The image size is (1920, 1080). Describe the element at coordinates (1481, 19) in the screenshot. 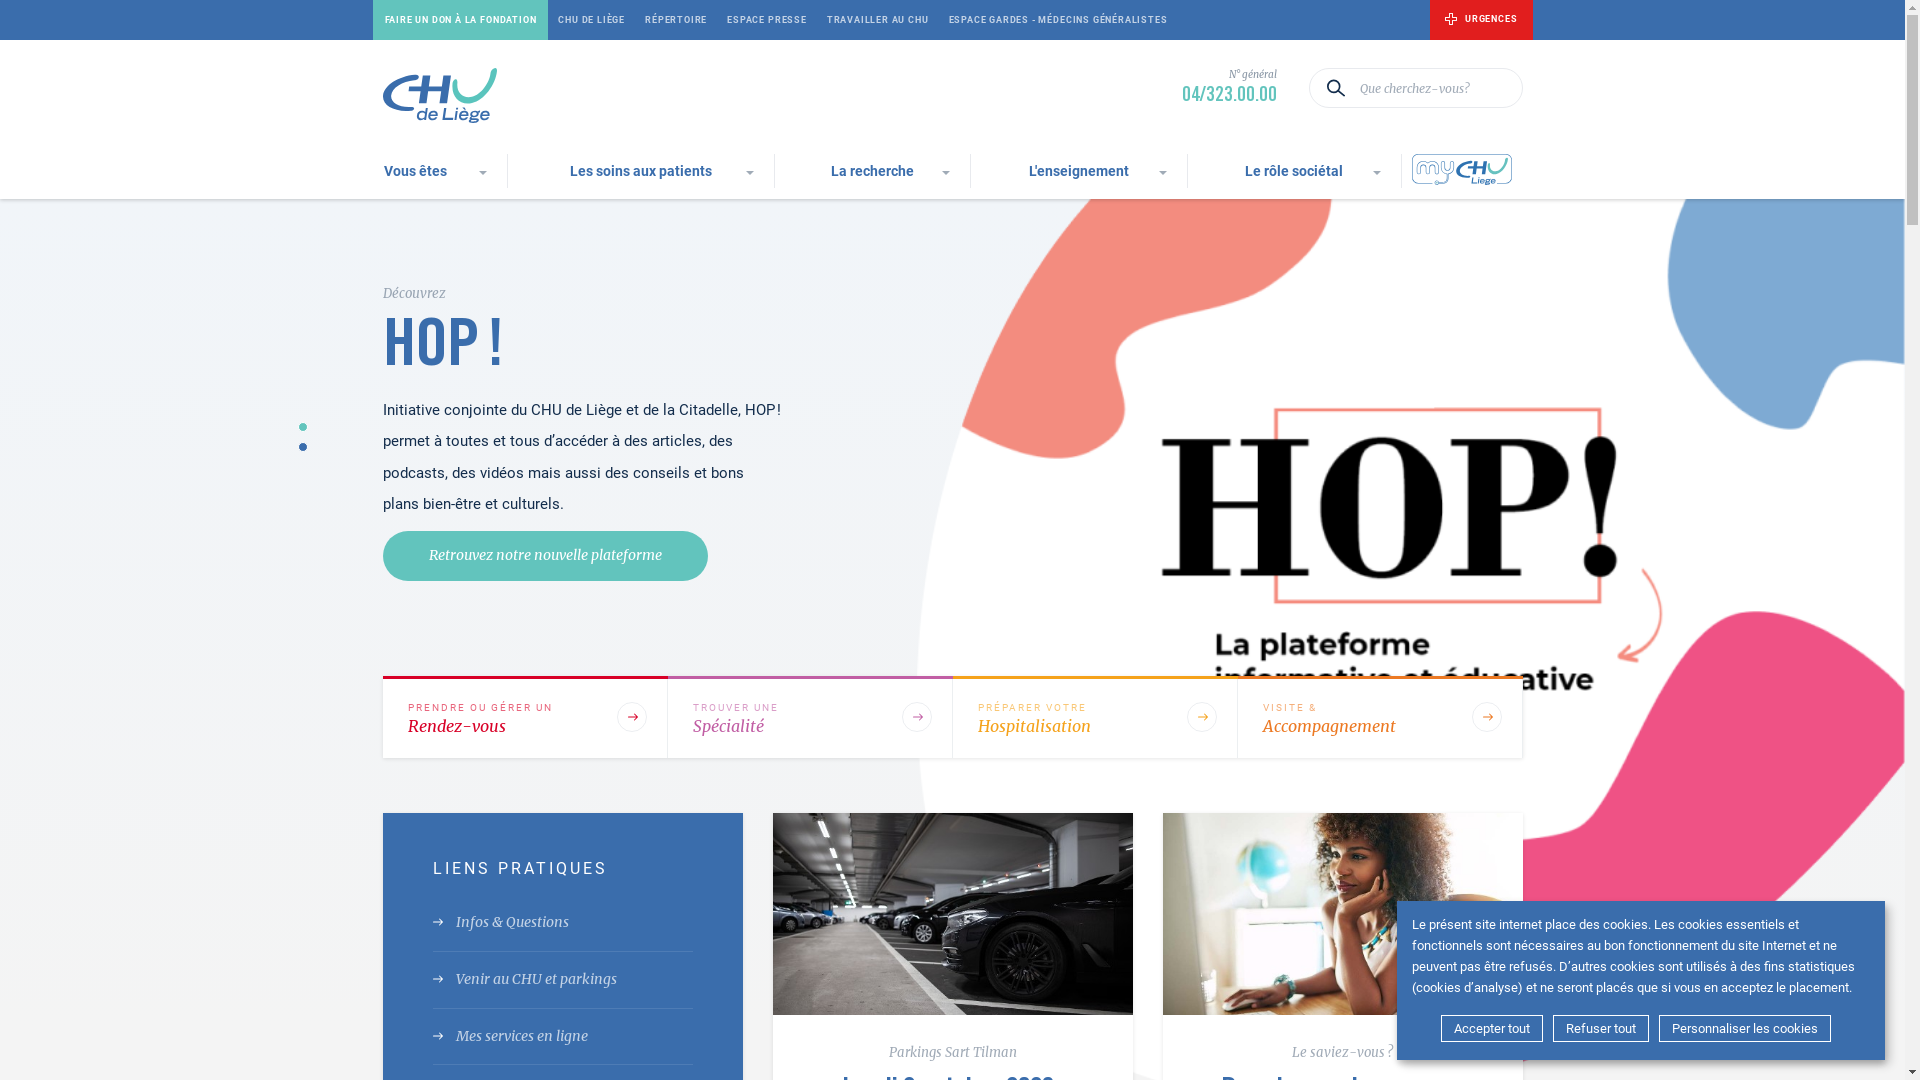

I see `'URGENCES'` at that location.